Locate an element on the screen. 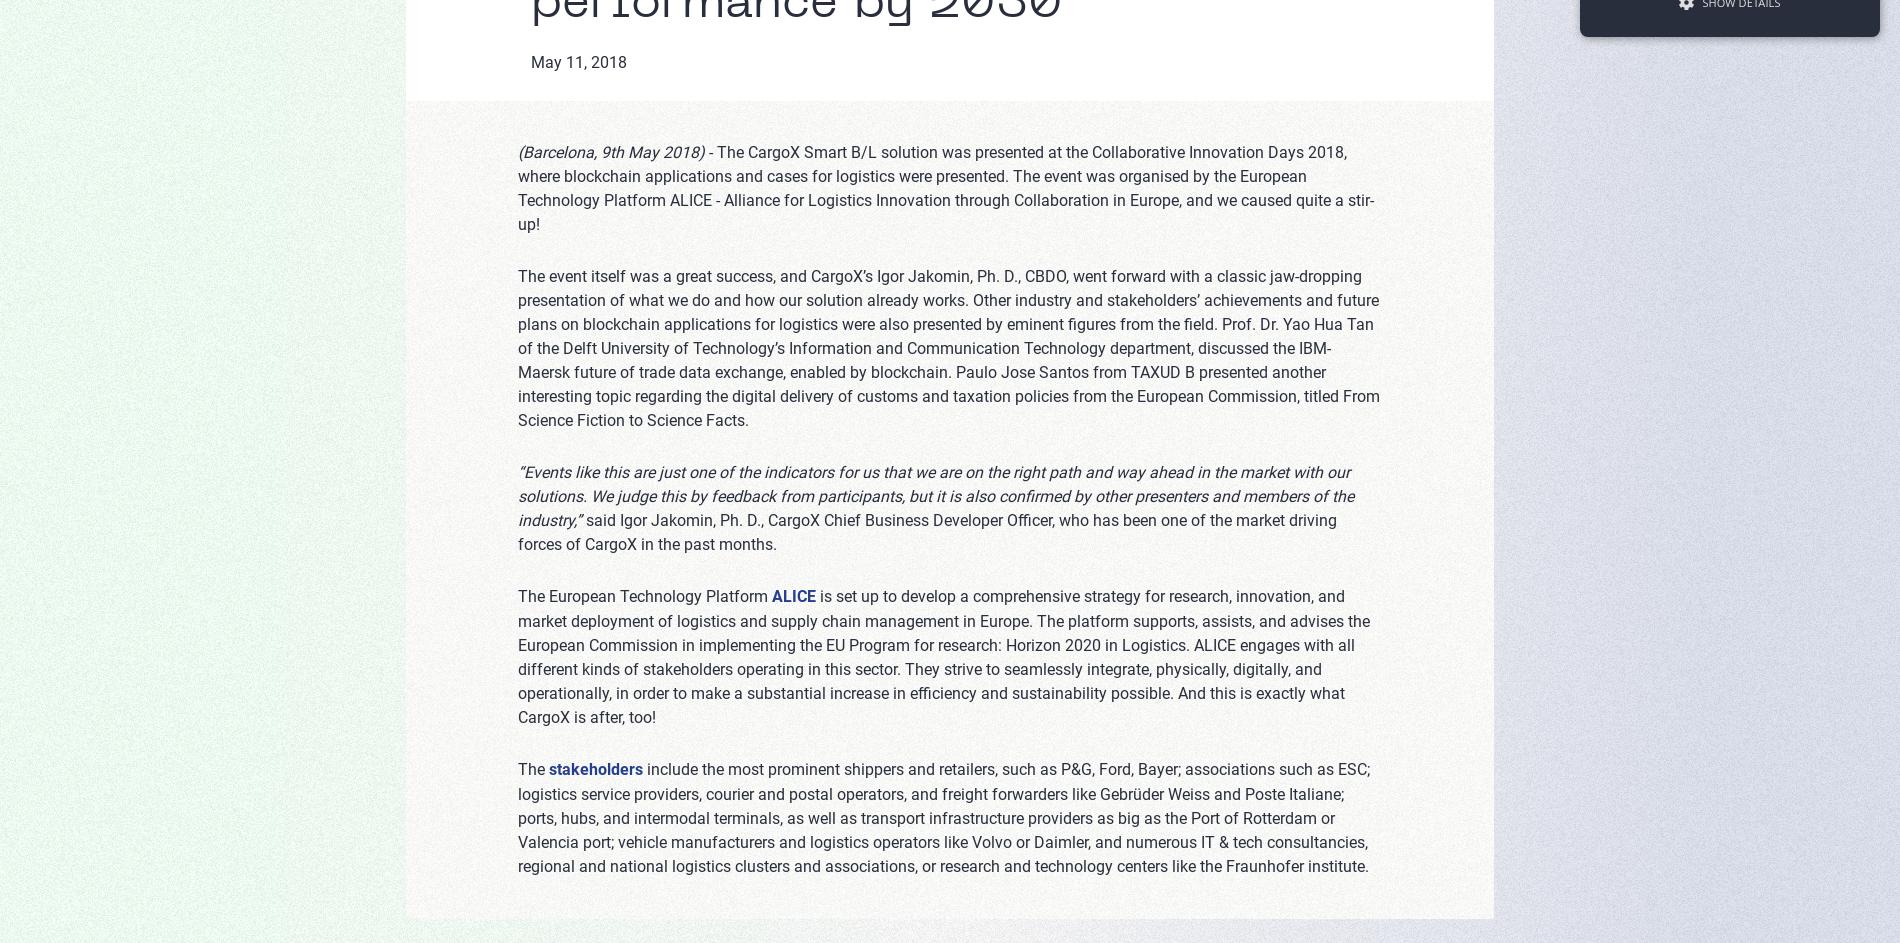  'The event itself was a great success, and CargoX’s Igor Jakomin, Ph. D., CBDO, went forward with a classic jaw-dropping presentation of what we do and how our solution already works. Other industry and stakeholders’ achievements and future plans on blockchain applications for logistics were also presented by eminent figures from the field. Prof. Dr. Yao Hua Tan of the Delft University of Technology’s Information and Communication Technology department, discussed the IBM-Maersk future of trade data exchange, enabled by blockchain. Paulo Jose Santos from TAXUD B presented another interesting topic regarding the digital delivery of customs and taxation policies from the European Commission, titled From Science Fiction to Science Facts.' is located at coordinates (948, 348).